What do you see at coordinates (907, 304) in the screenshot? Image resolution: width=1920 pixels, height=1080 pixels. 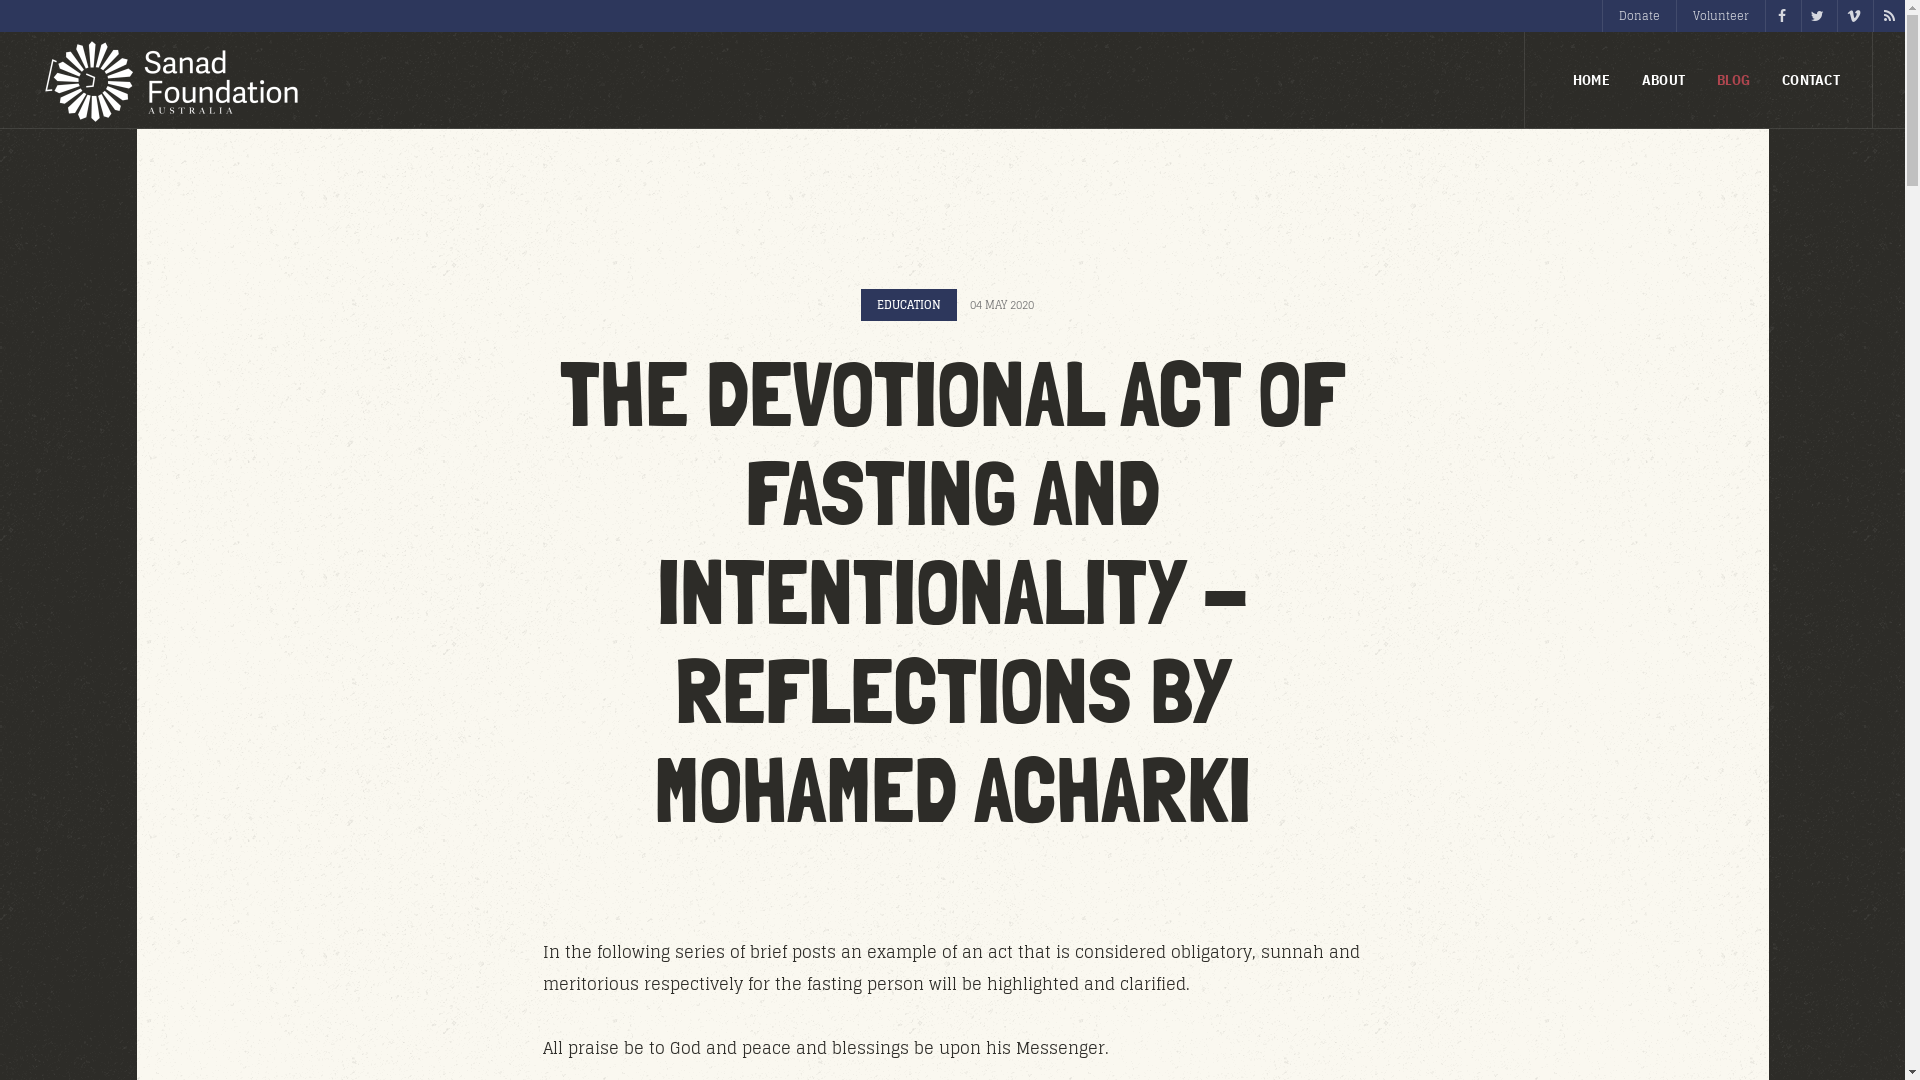 I see `'EDUCATION'` at bounding box center [907, 304].